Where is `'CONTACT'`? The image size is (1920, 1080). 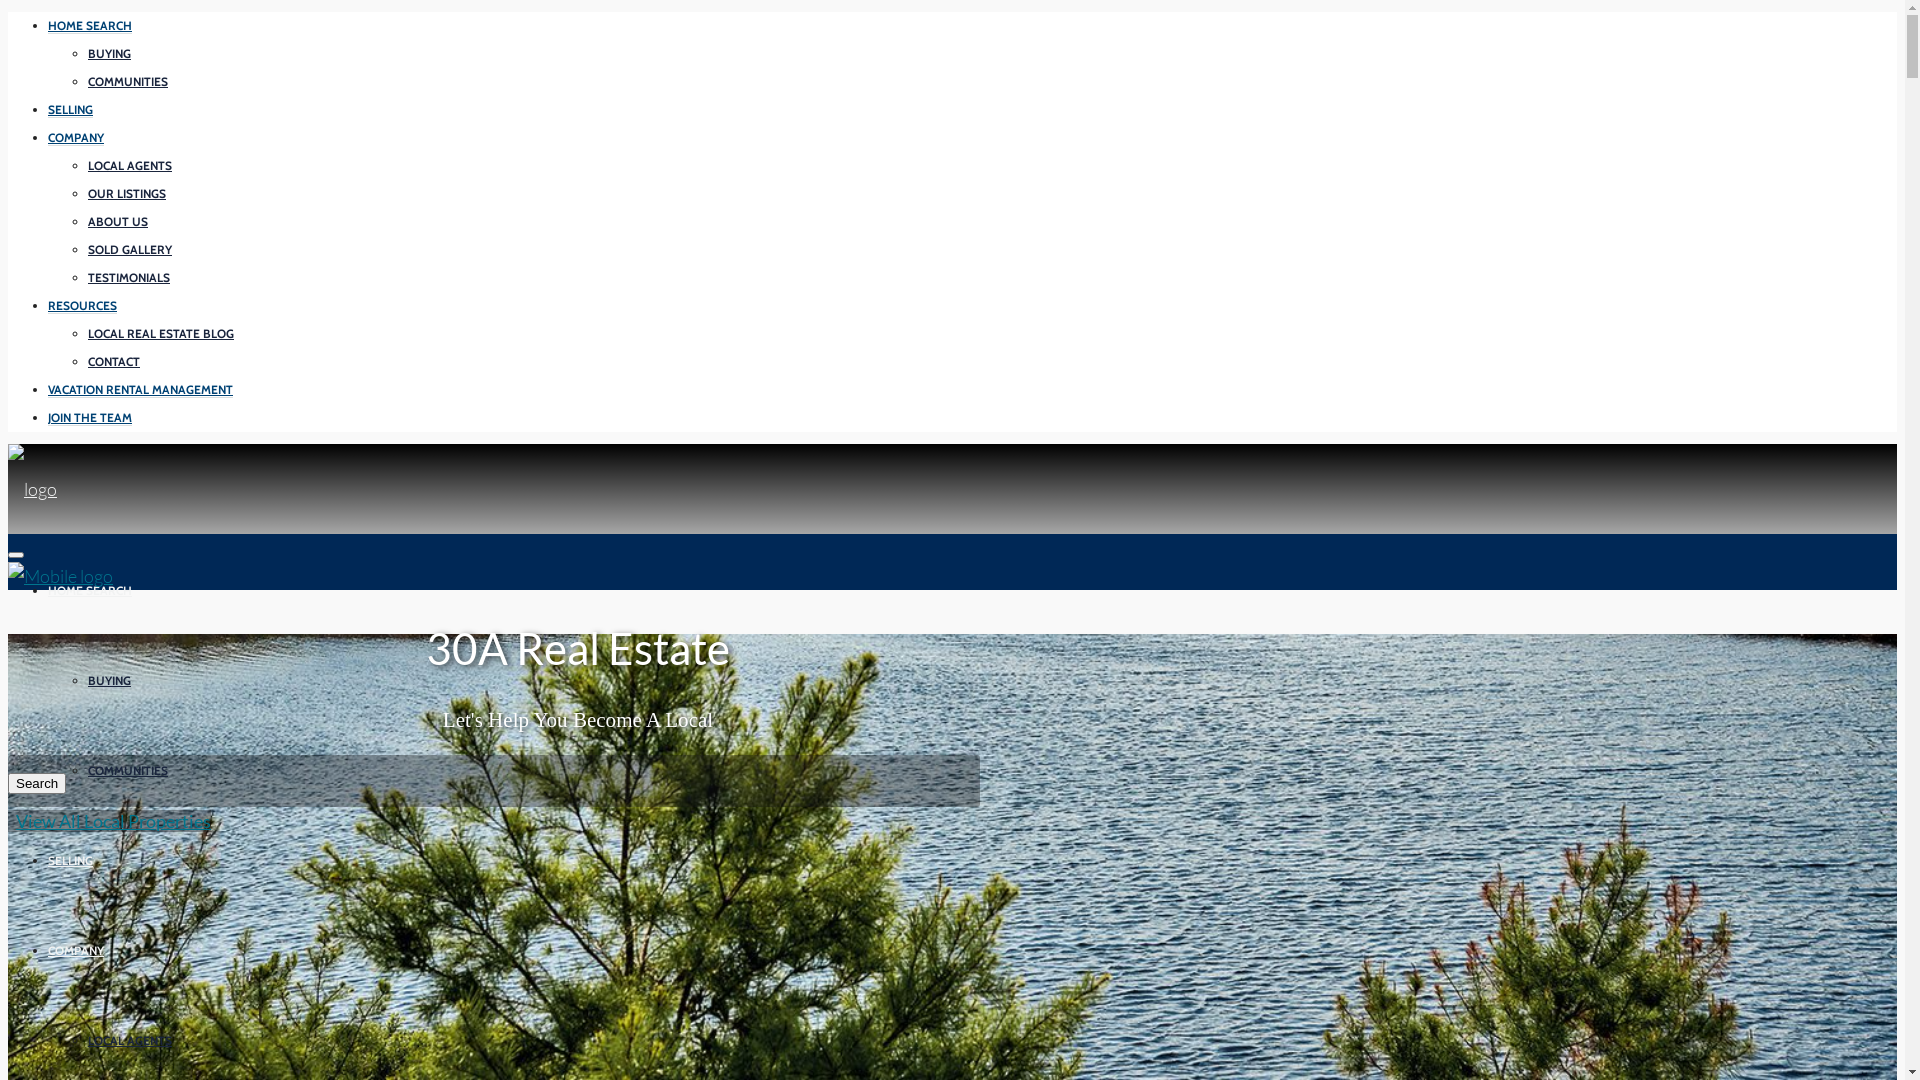 'CONTACT' is located at coordinates (113, 362).